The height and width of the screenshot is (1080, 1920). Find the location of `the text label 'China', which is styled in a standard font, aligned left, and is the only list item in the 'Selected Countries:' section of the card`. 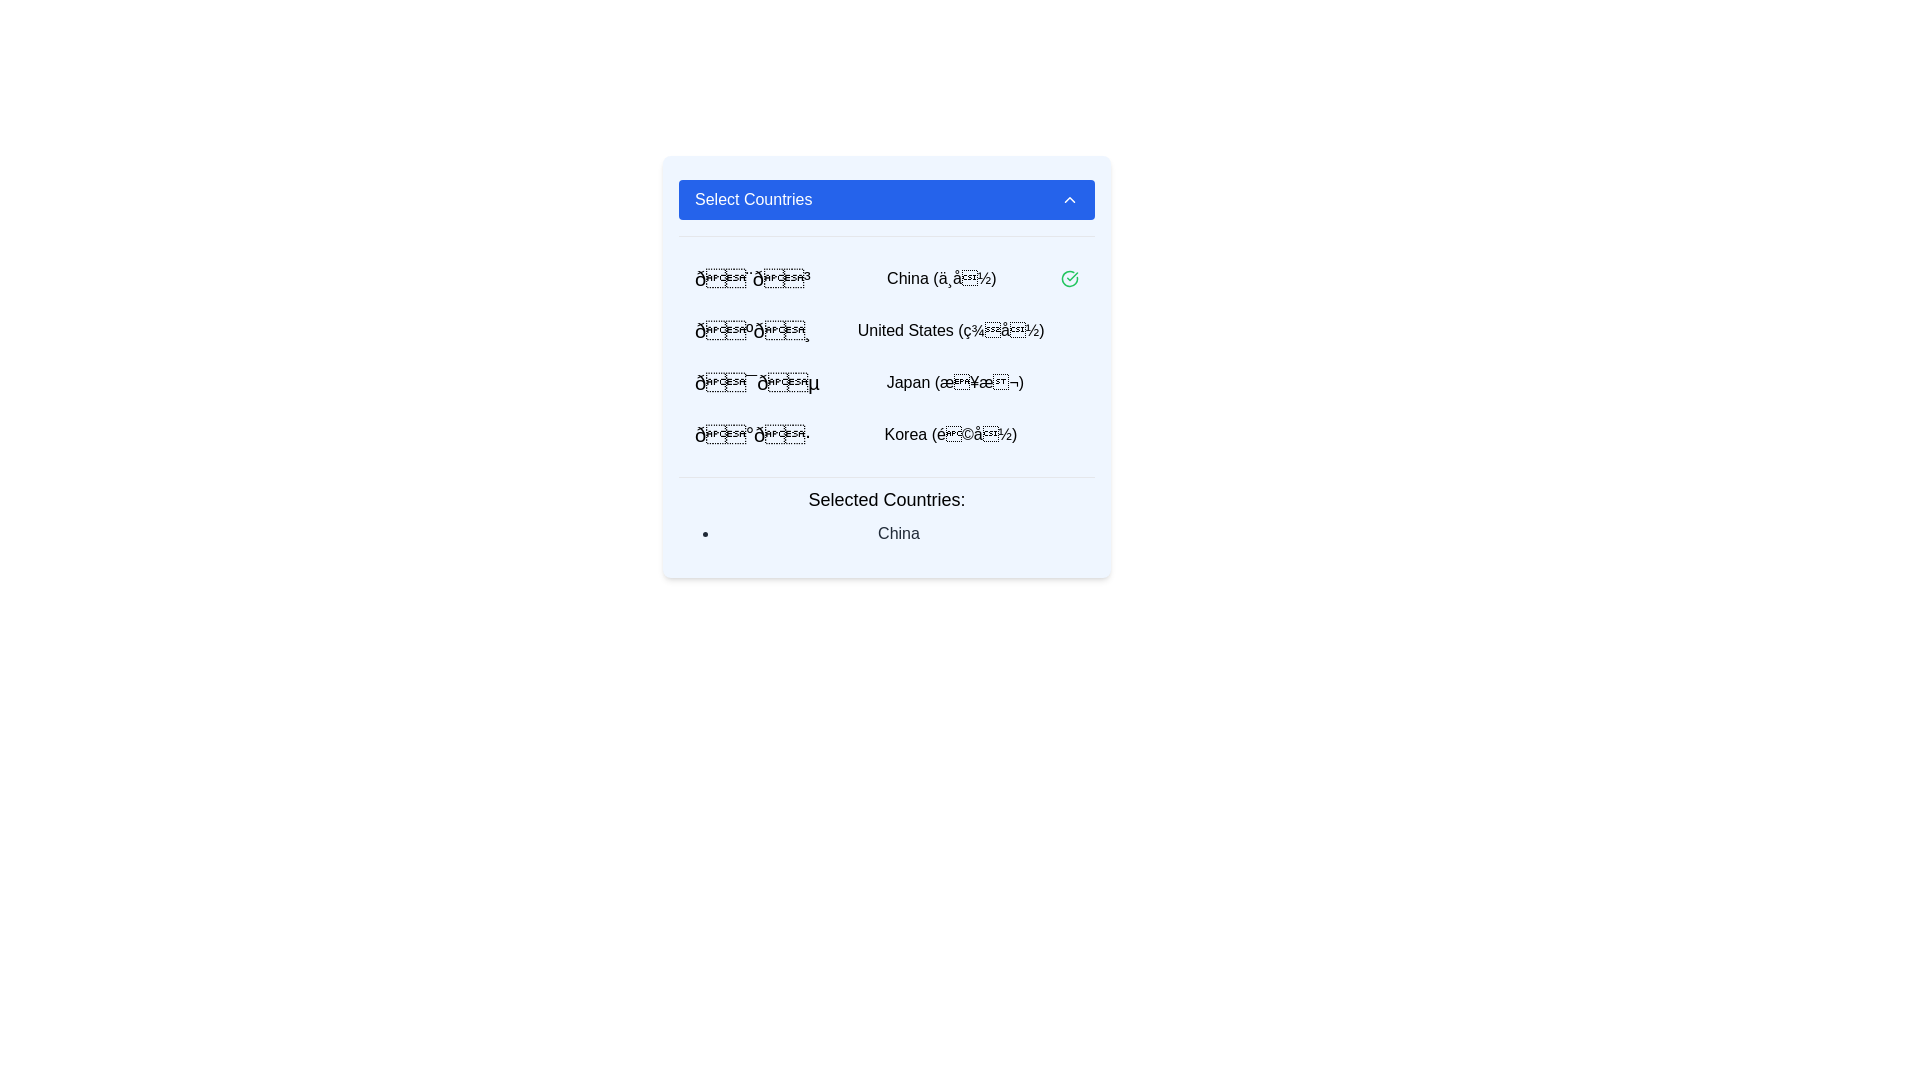

the text label 'China', which is styled in a standard font, aligned left, and is the only list item in the 'Selected Countries:' section of the card is located at coordinates (886, 532).